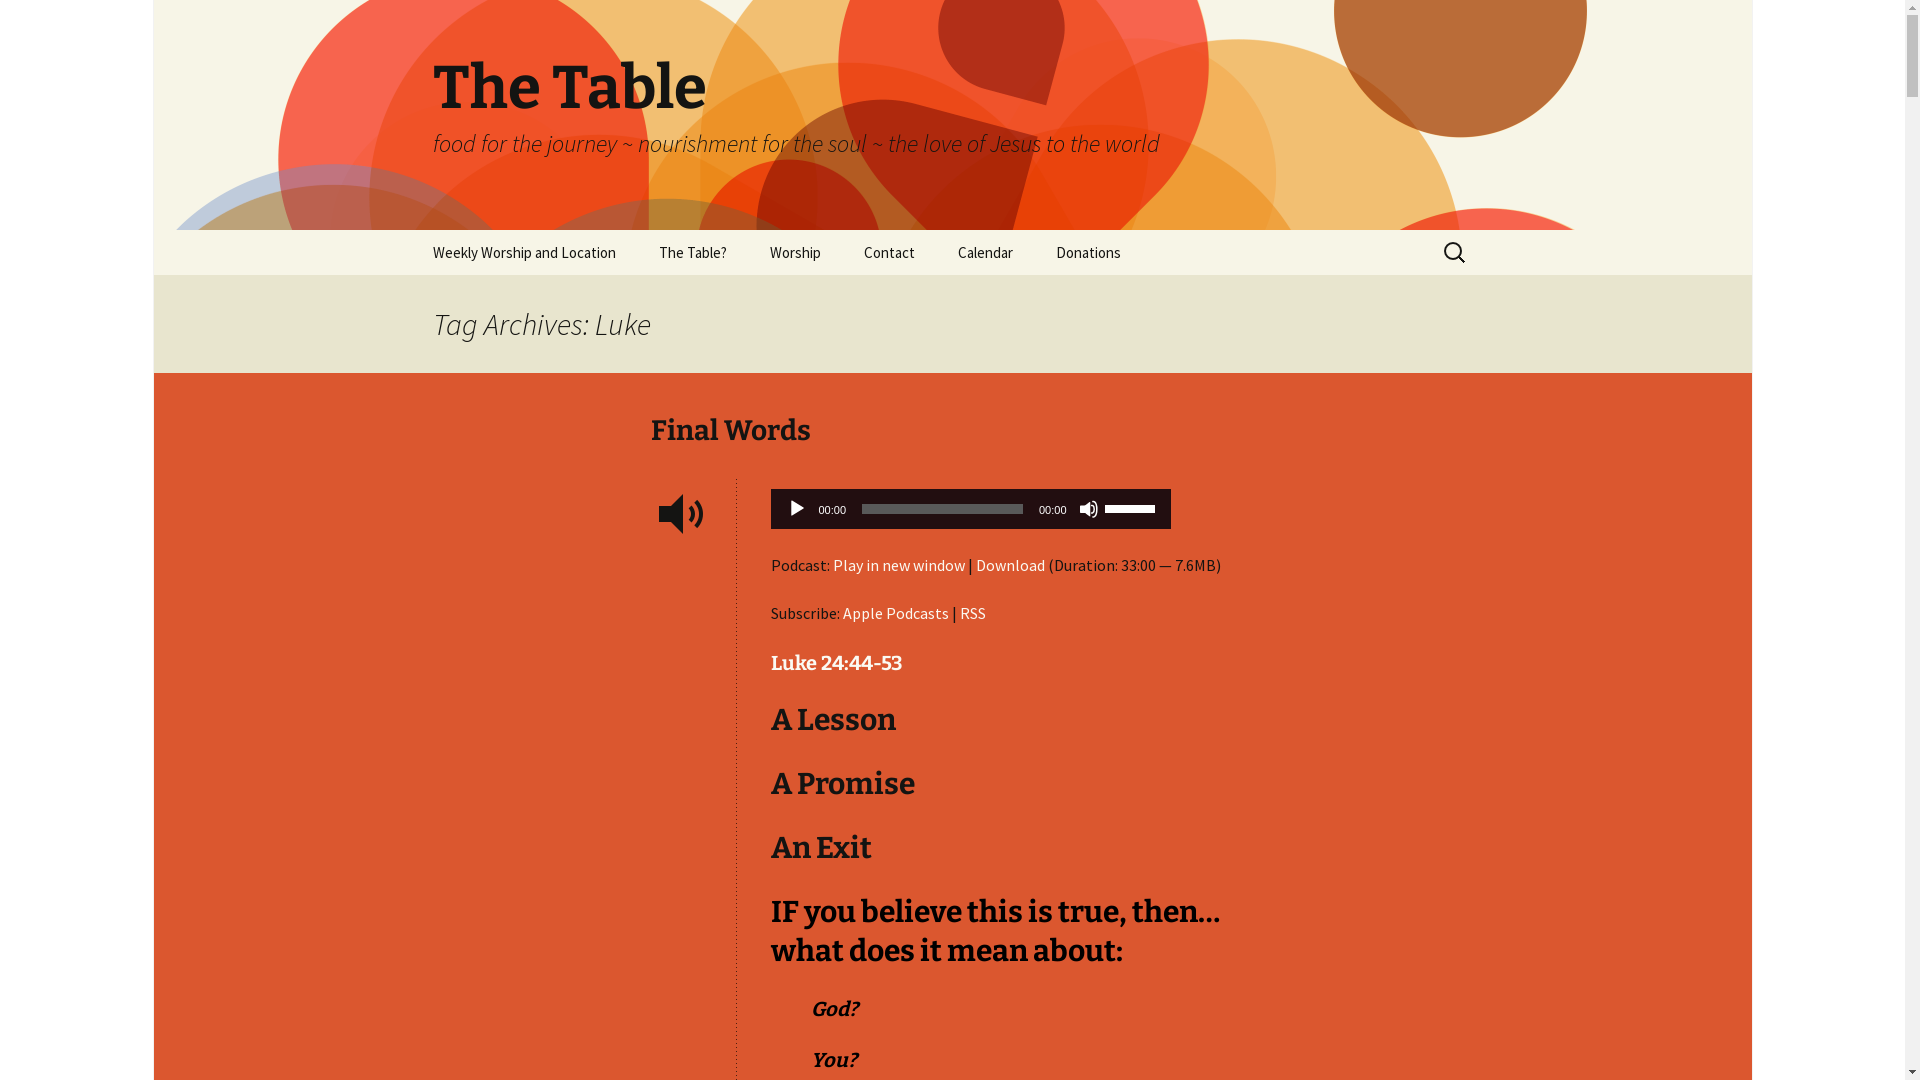 This screenshot has width=1920, height=1080. What do you see at coordinates (835, 663) in the screenshot?
I see `'Luke 24:44-53'` at bounding box center [835, 663].